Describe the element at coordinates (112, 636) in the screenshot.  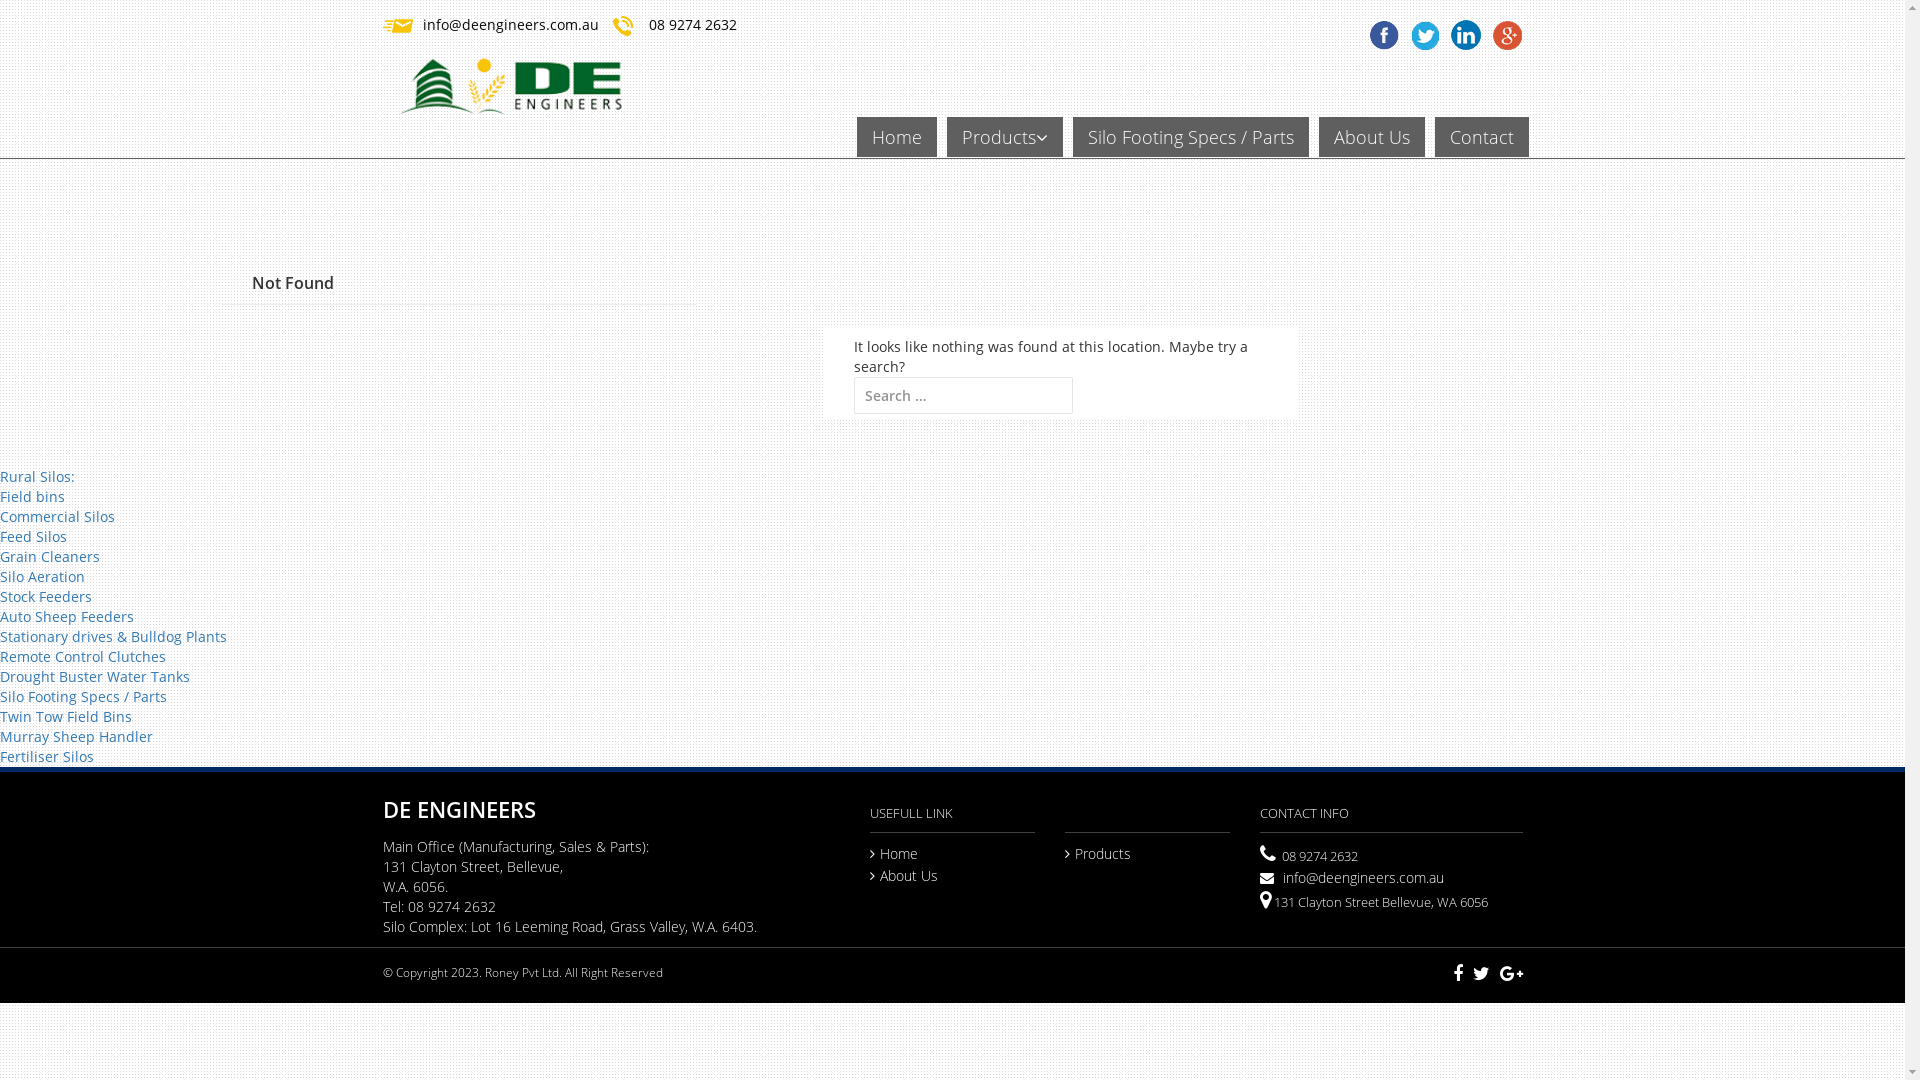
I see `'Stationary drives & Bulldog Plants'` at that location.